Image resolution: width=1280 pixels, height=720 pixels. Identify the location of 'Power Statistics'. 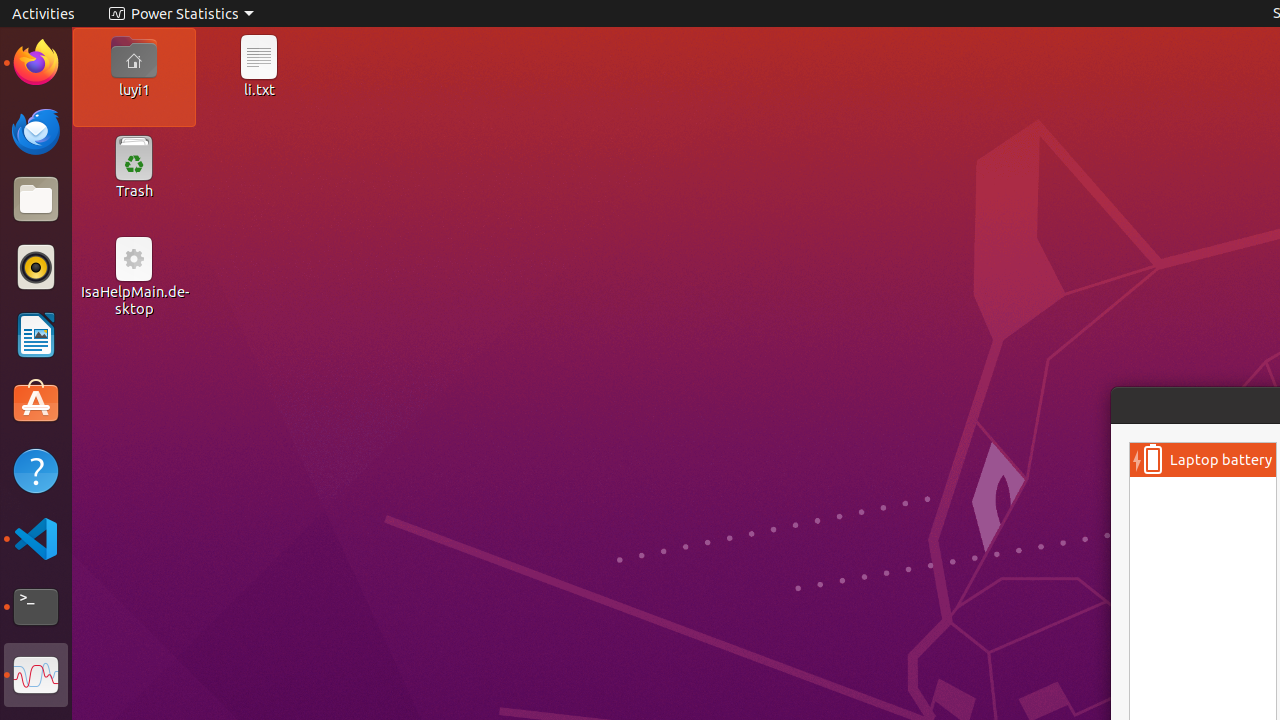
(180, 13).